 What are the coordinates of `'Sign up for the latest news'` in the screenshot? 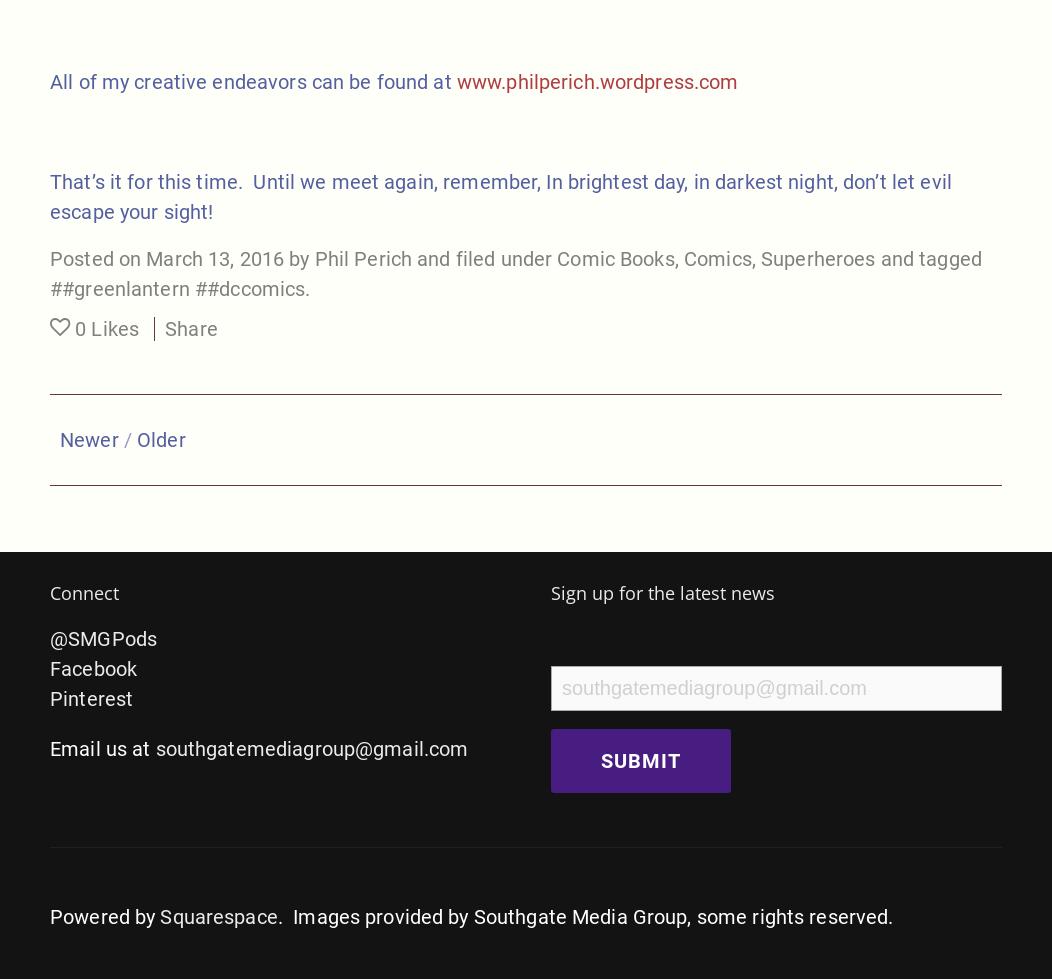 It's located at (661, 591).